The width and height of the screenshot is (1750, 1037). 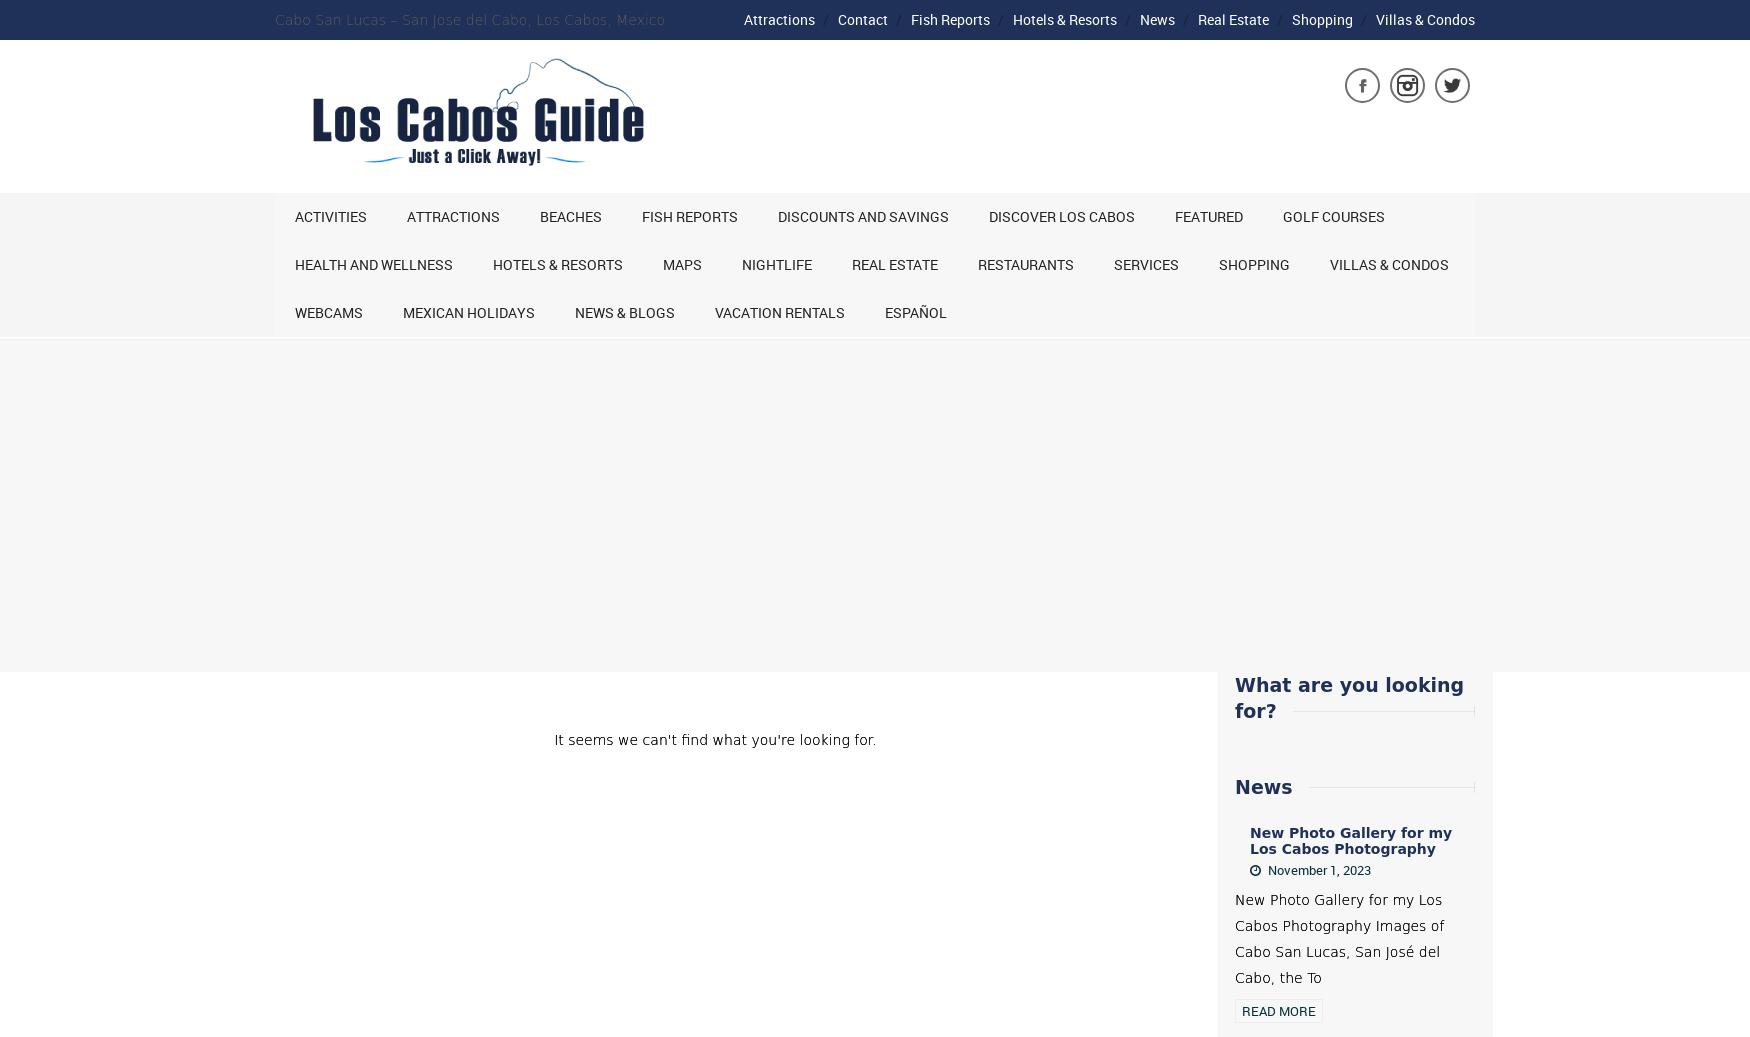 I want to click on 'Restaurants', so click(x=1025, y=263).